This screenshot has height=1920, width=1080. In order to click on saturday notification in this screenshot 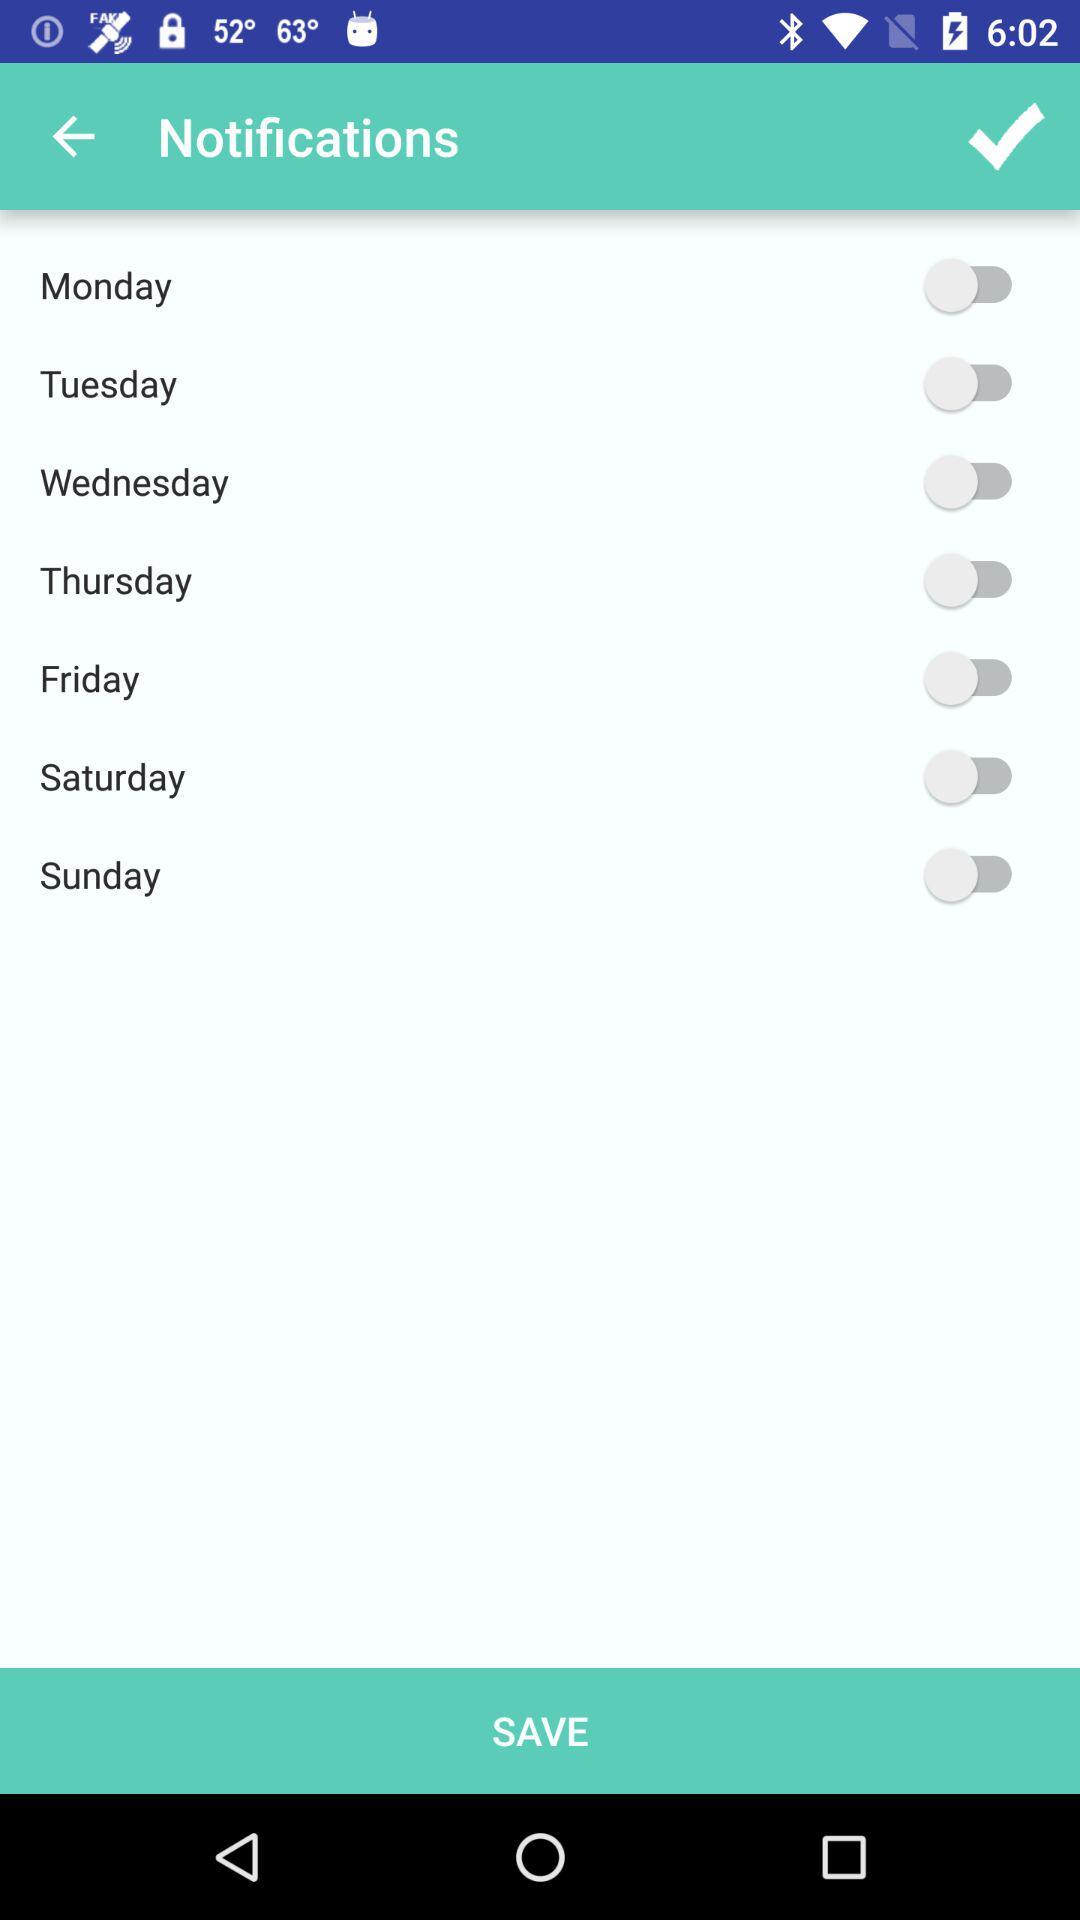, I will do `click(872, 775)`.